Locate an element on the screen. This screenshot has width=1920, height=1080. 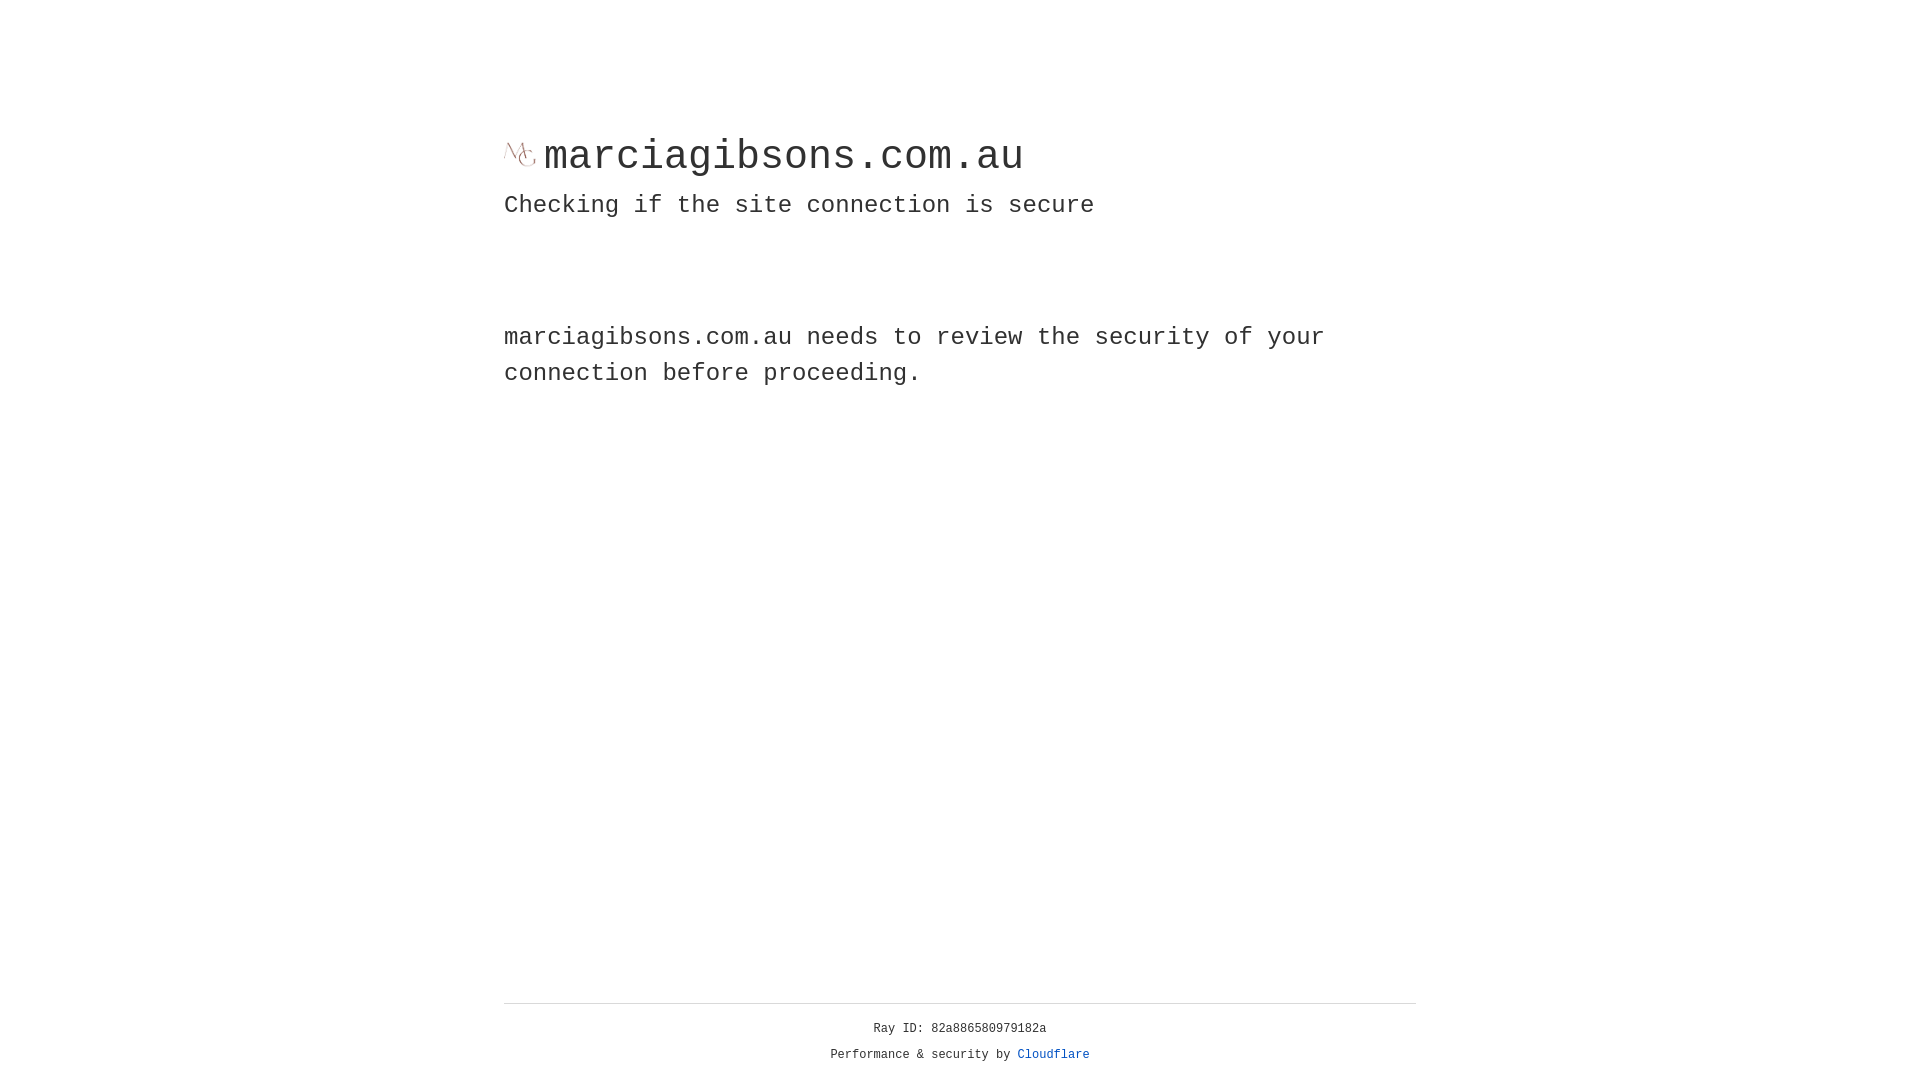
'Cloudflare' is located at coordinates (1053, 1054).